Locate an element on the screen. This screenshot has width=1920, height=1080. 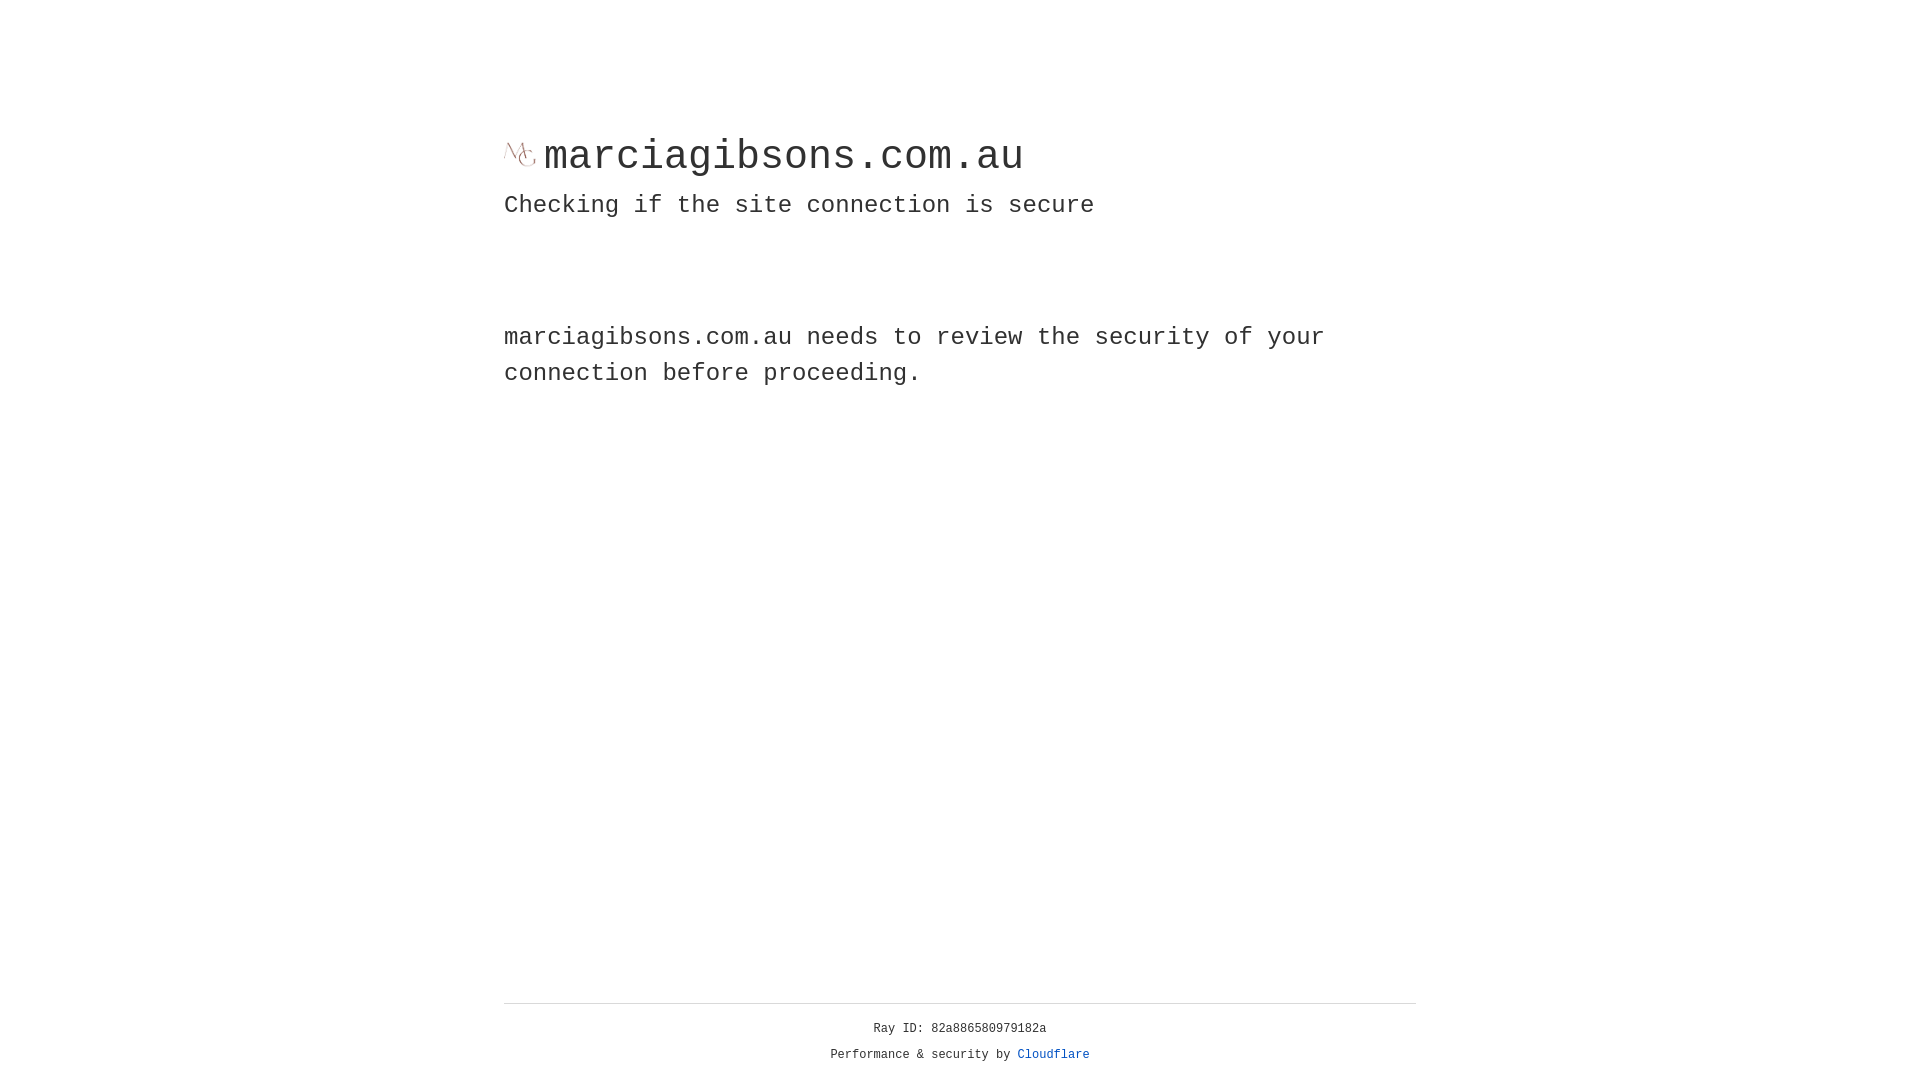
'Cloudflare' is located at coordinates (1053, 1054).